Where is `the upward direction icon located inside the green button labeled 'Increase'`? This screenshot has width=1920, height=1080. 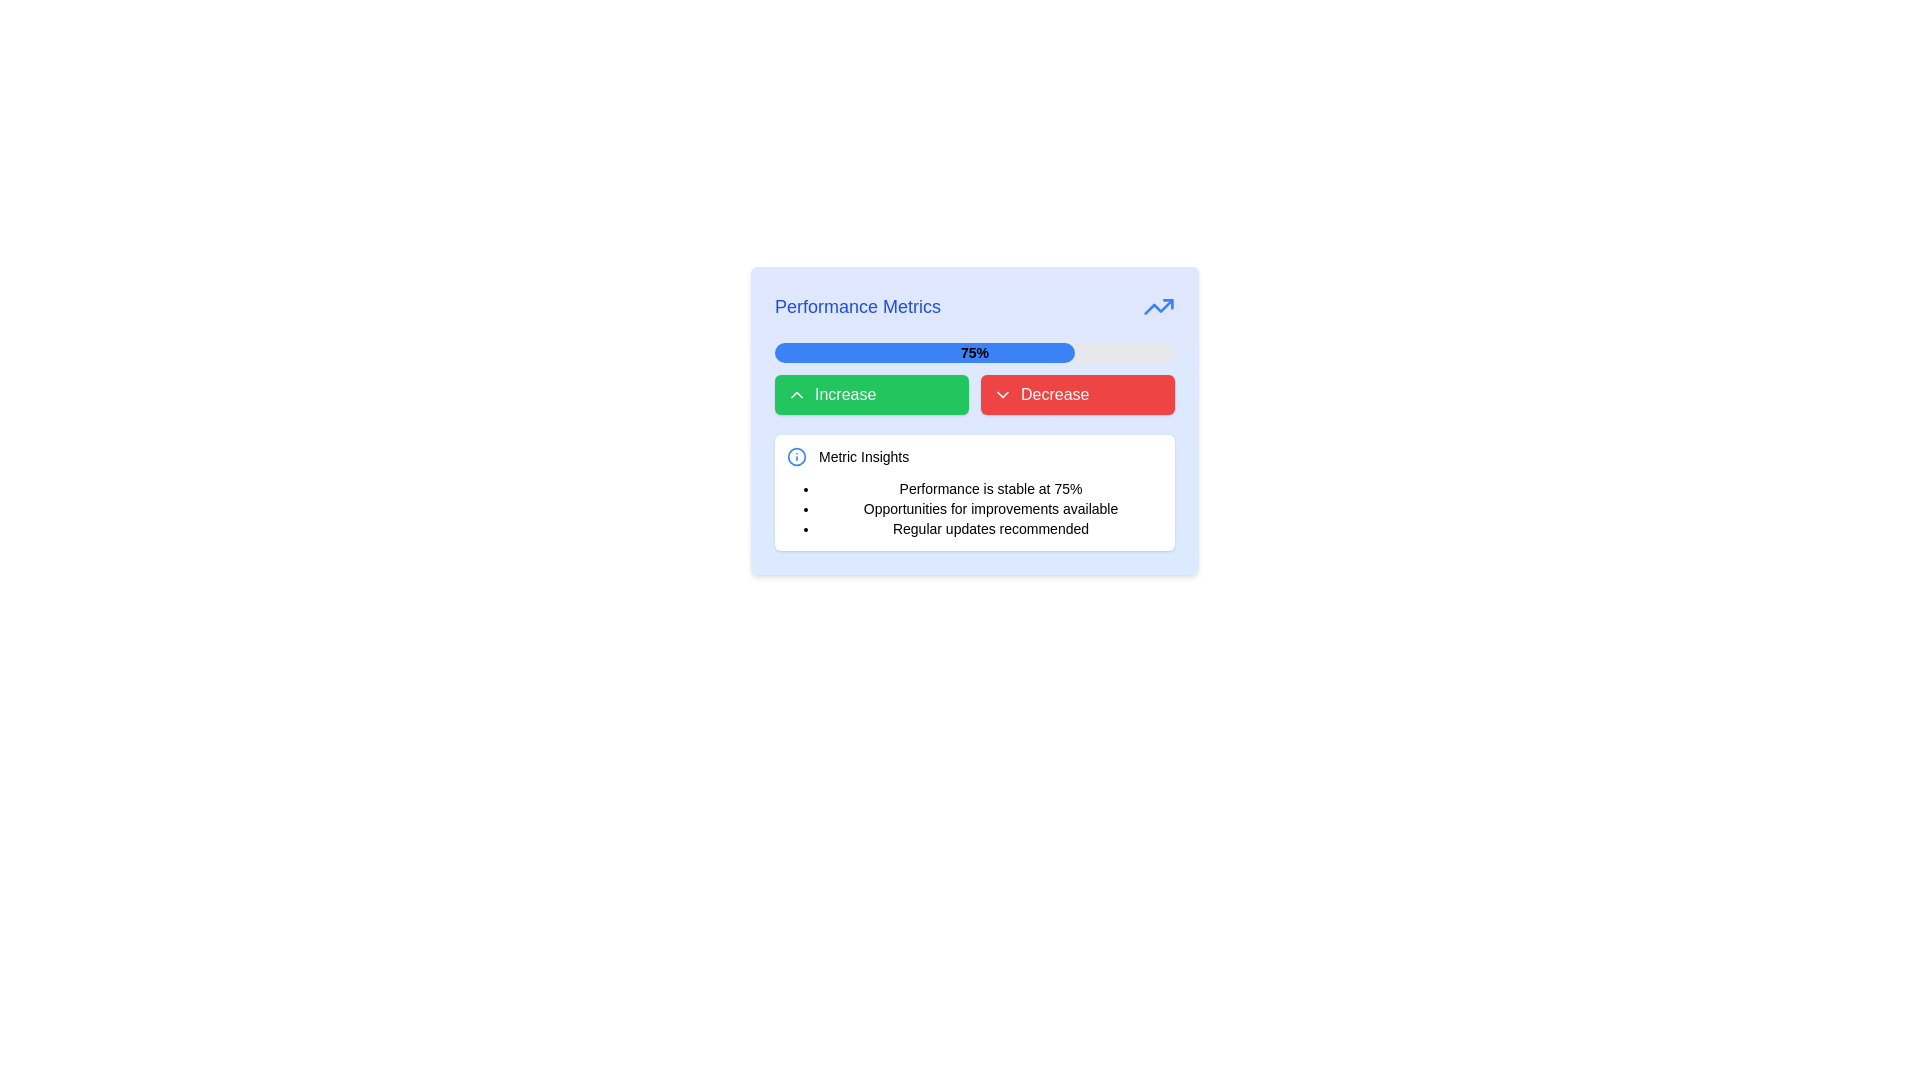
the upward direction icon located inside the green button labeled 'Increase' is located at coordinates (795, 394).